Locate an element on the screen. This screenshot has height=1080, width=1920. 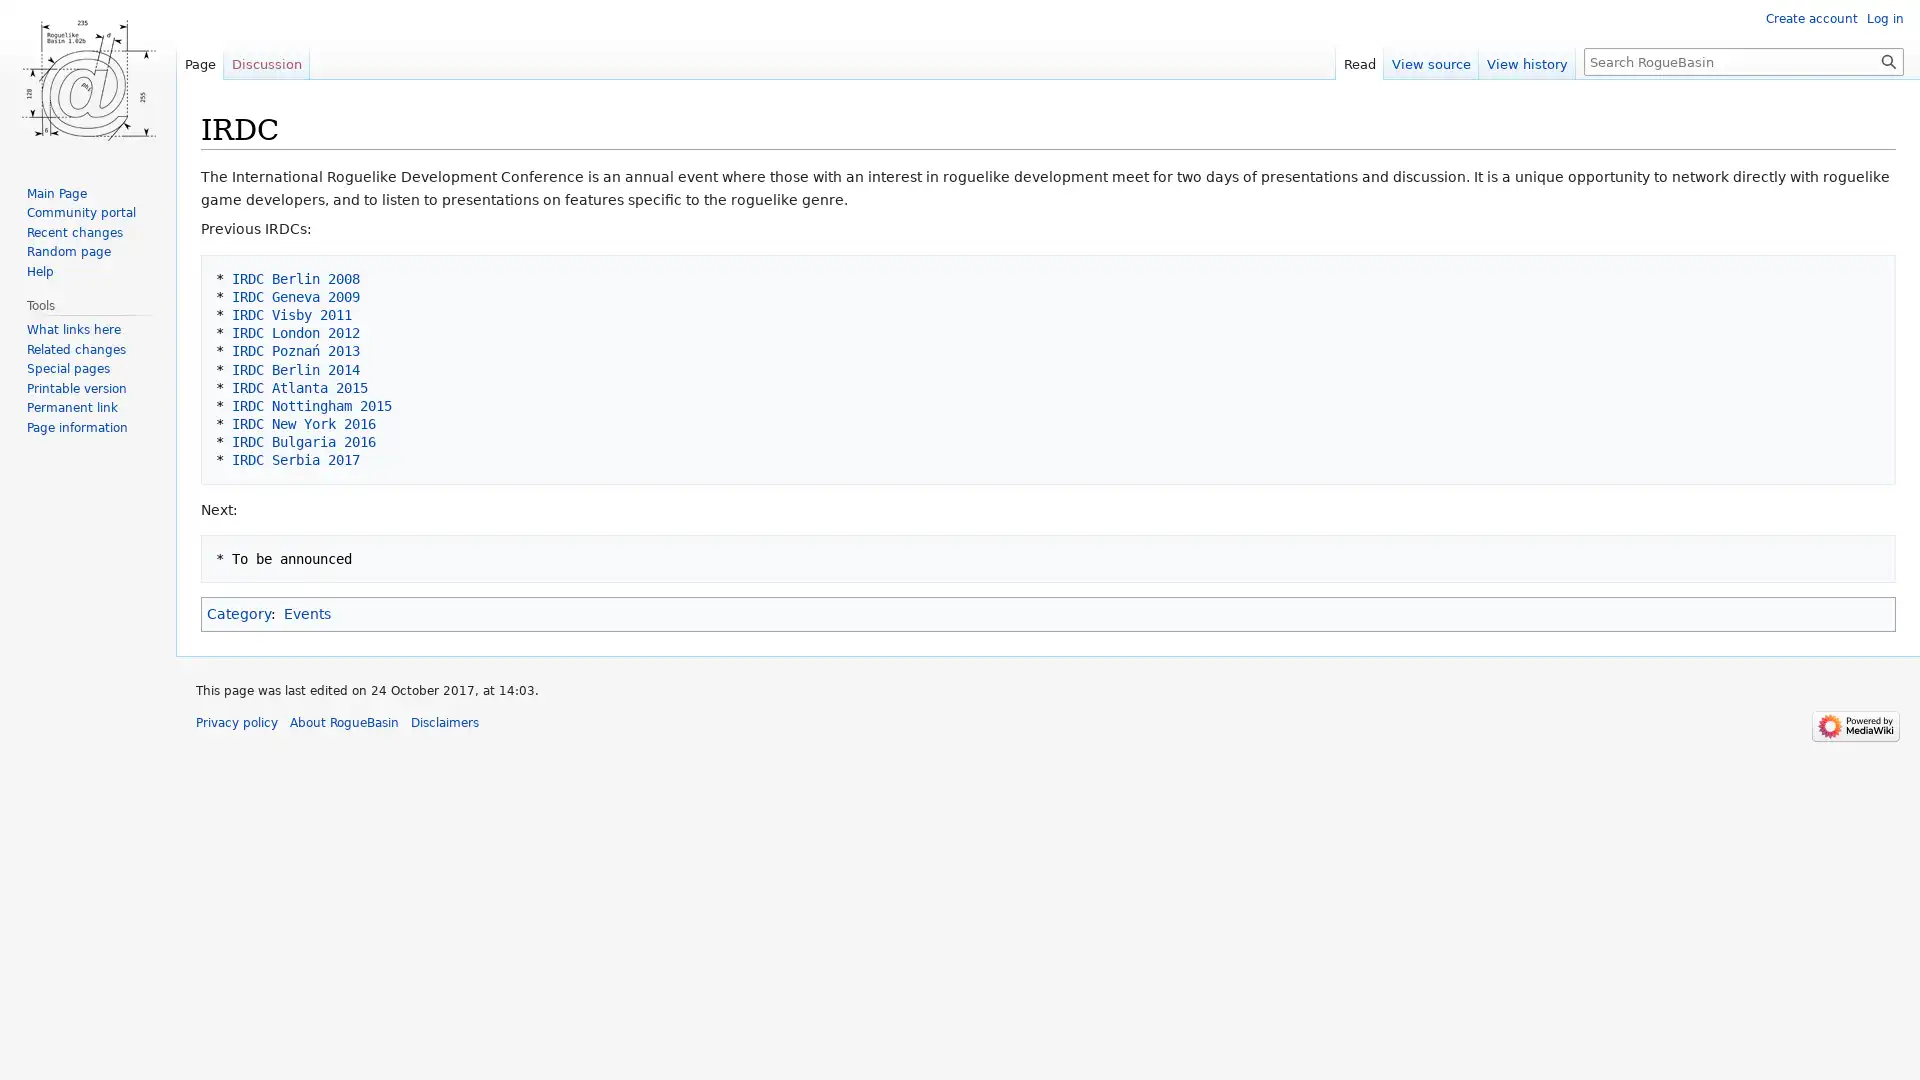
Search is located at coordinates (1888, 60).